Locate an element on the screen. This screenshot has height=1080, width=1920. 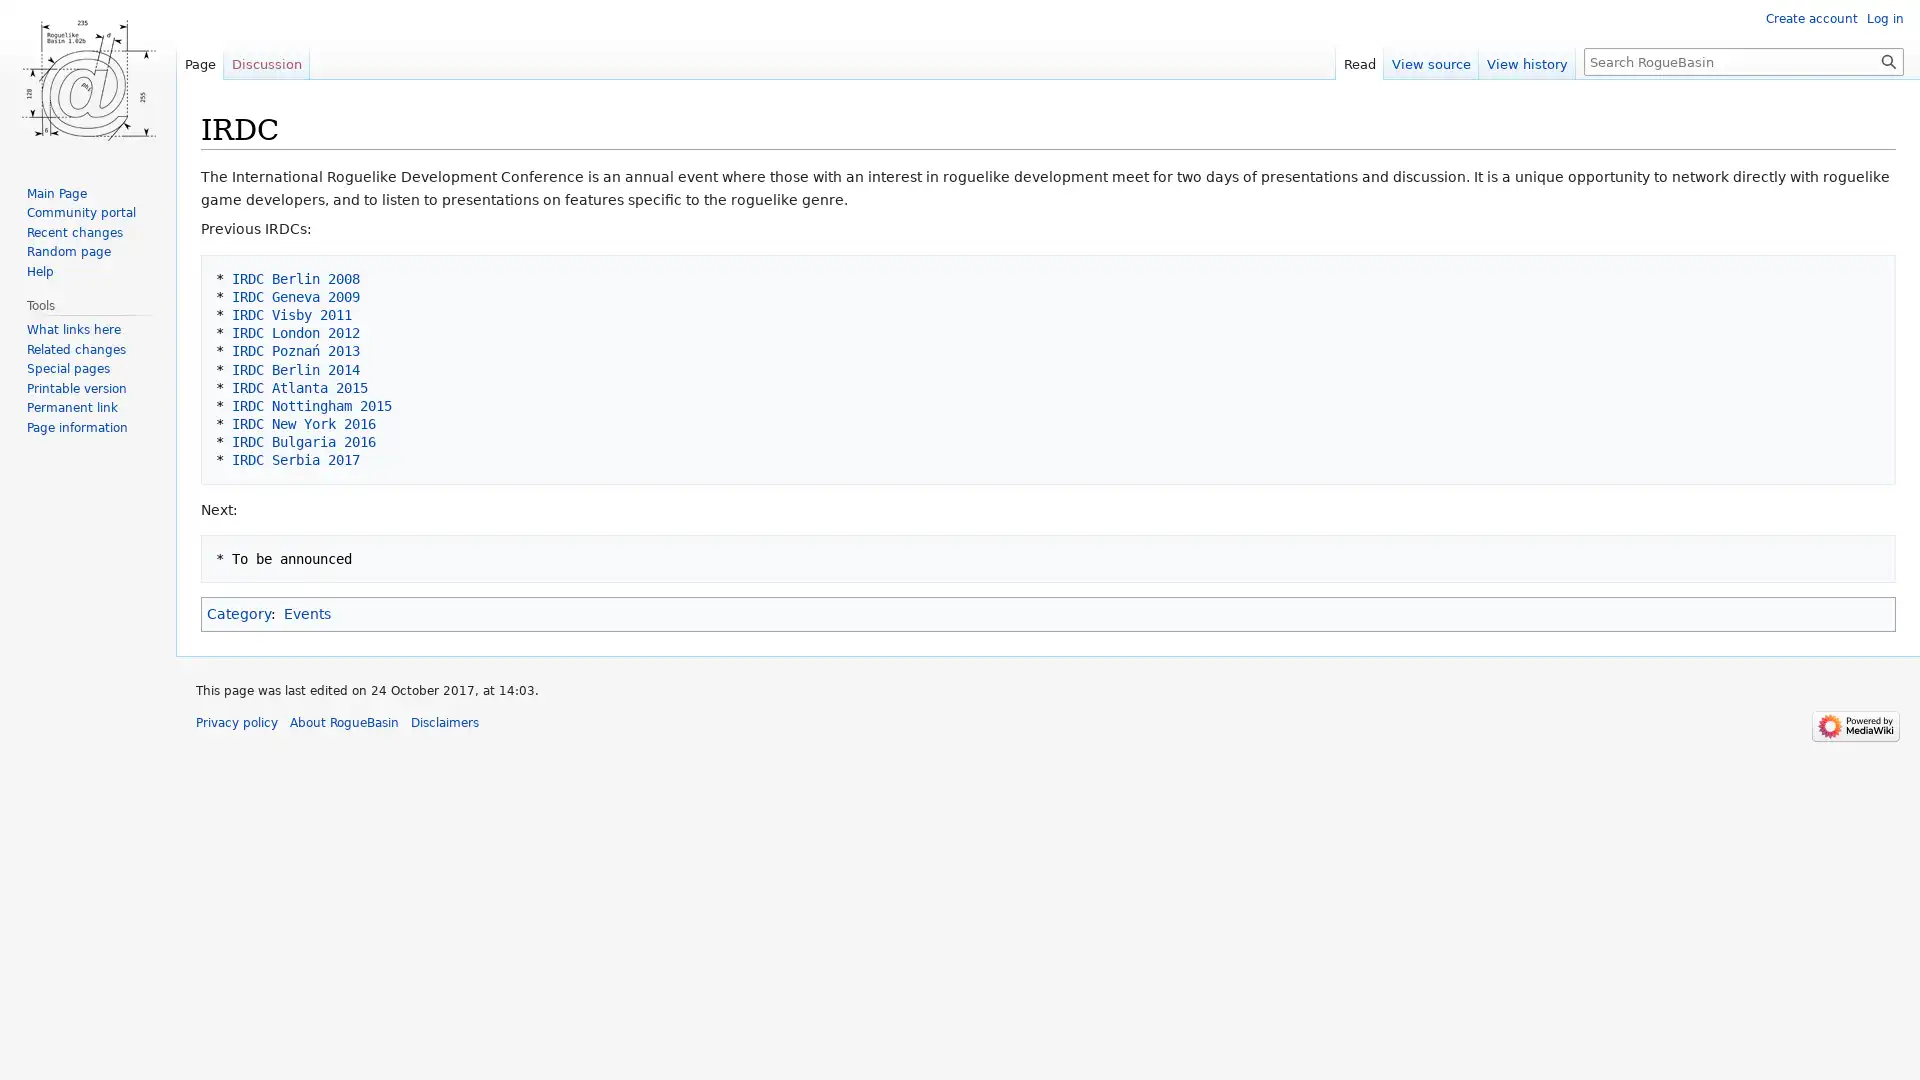
Search is located at coordinates (1888, 60).